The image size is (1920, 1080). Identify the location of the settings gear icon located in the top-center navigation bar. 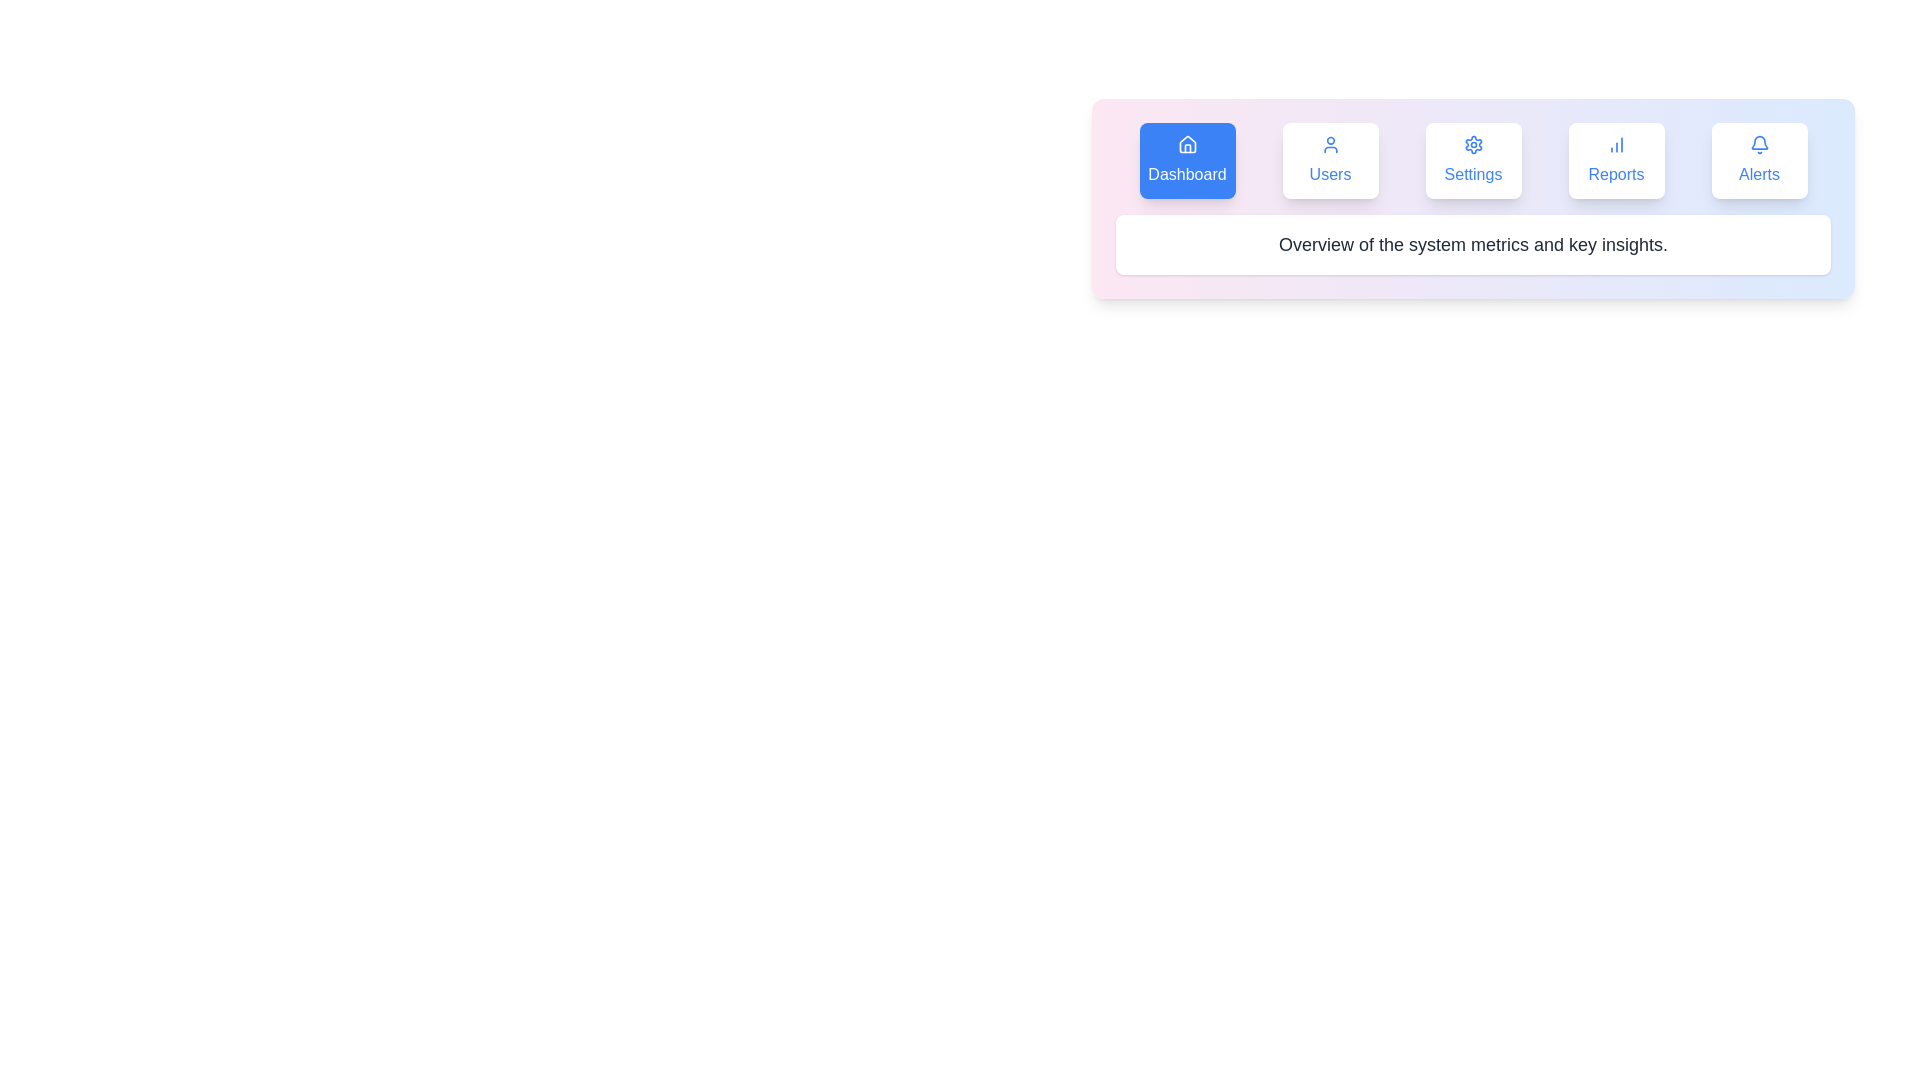
(1473, 144).